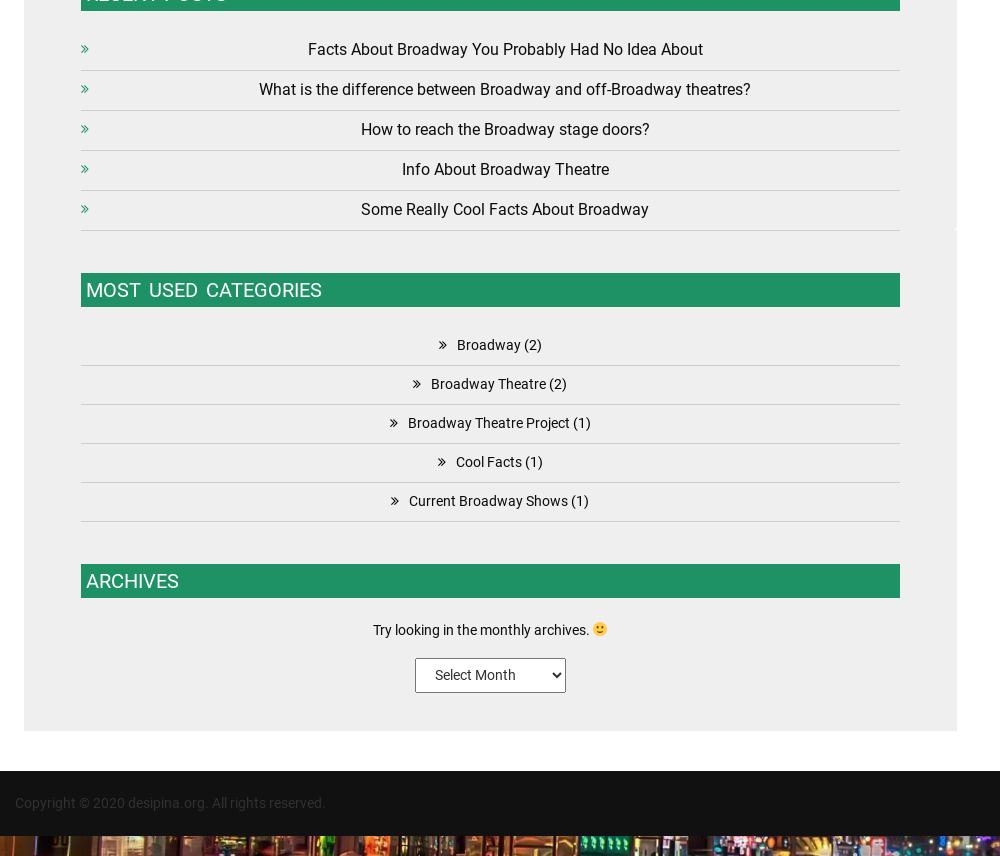 This screenshot has height=856, width=1000. What do you see at coordinates (504, 168) in the screenshot?
I see `'Info About Broadway Theatre'` at bounding box center [504, 168].